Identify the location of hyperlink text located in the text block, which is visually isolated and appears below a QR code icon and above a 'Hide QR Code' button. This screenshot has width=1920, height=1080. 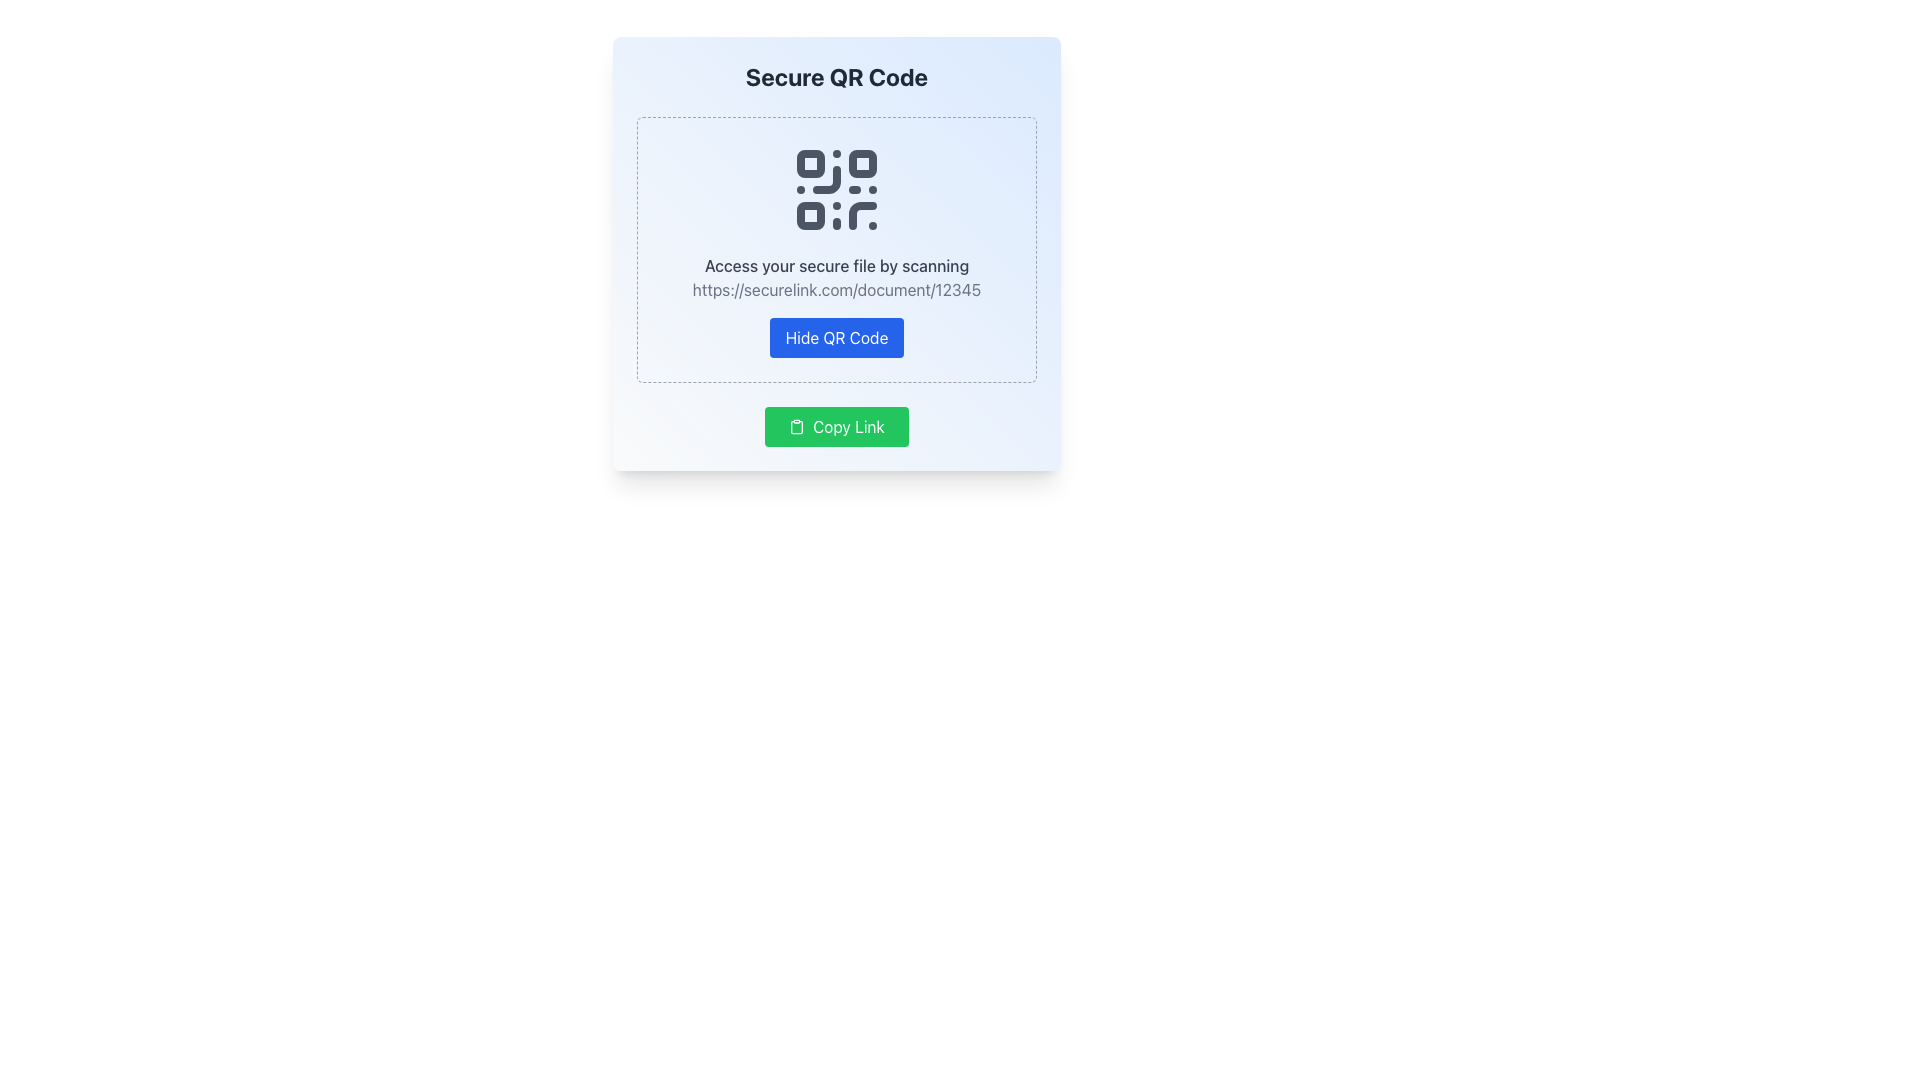
(836, 277).